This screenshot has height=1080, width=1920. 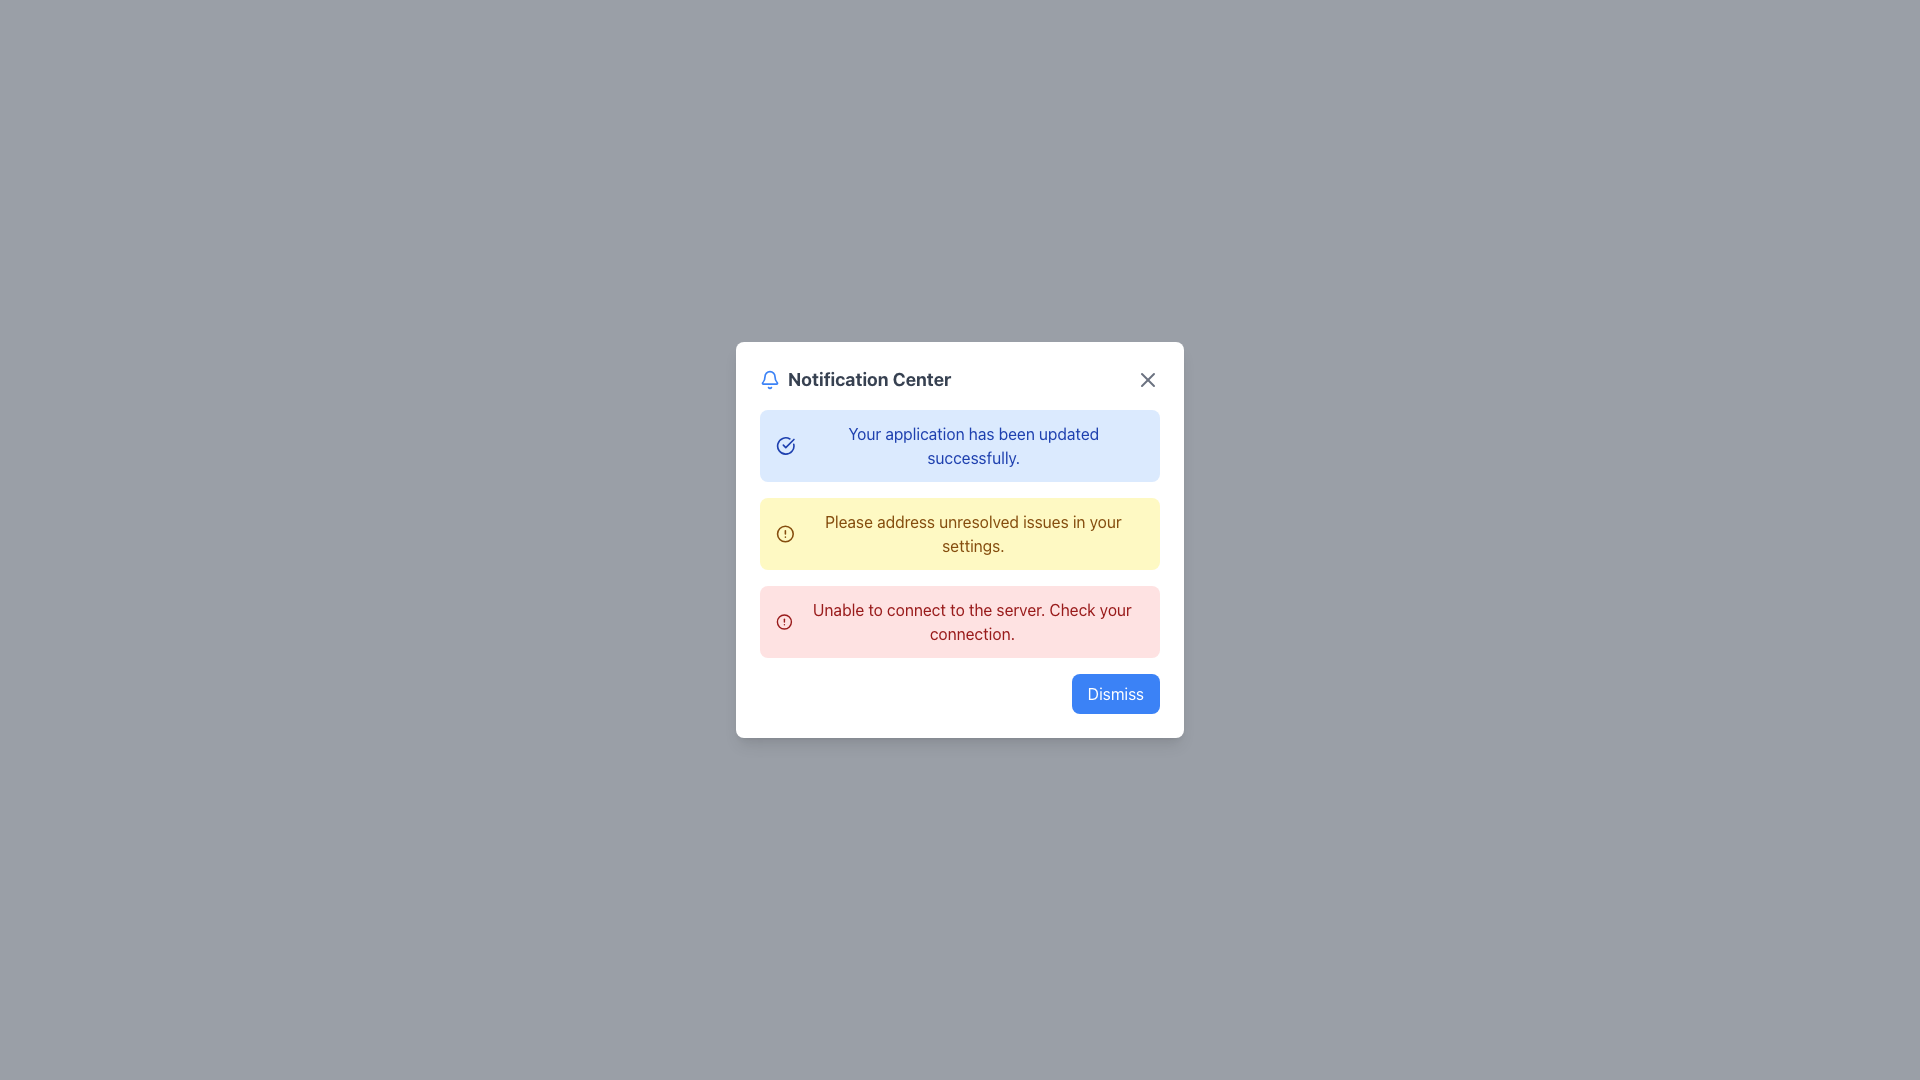 What do you see at coordinates (973, 532) in the screenshot?
I see `the text label that reads 'Please address unresolved issues in your settings.' which is styled with a yellow background and brown text, located in the second notification of the Notification Center` at bounding box center [973, 532].